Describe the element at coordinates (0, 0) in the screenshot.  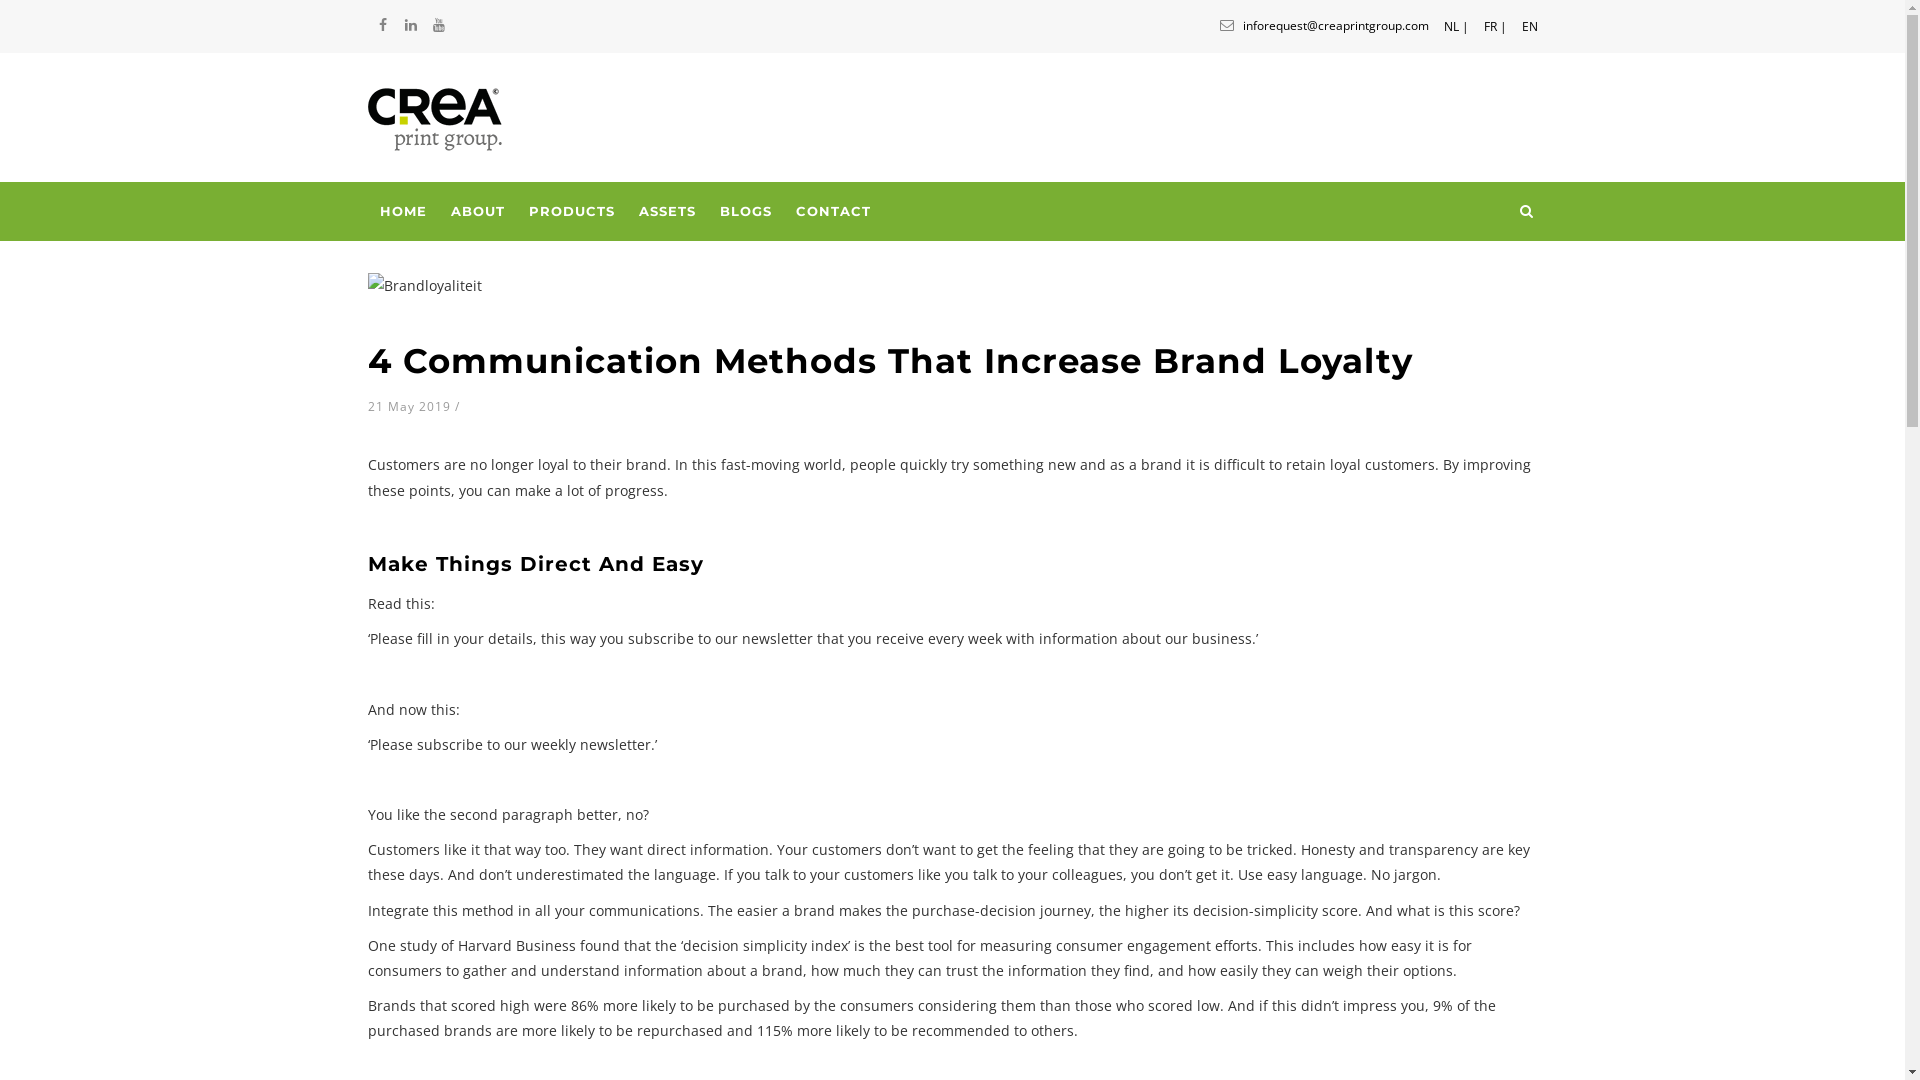
I see `'Skip to main content'` at that location.